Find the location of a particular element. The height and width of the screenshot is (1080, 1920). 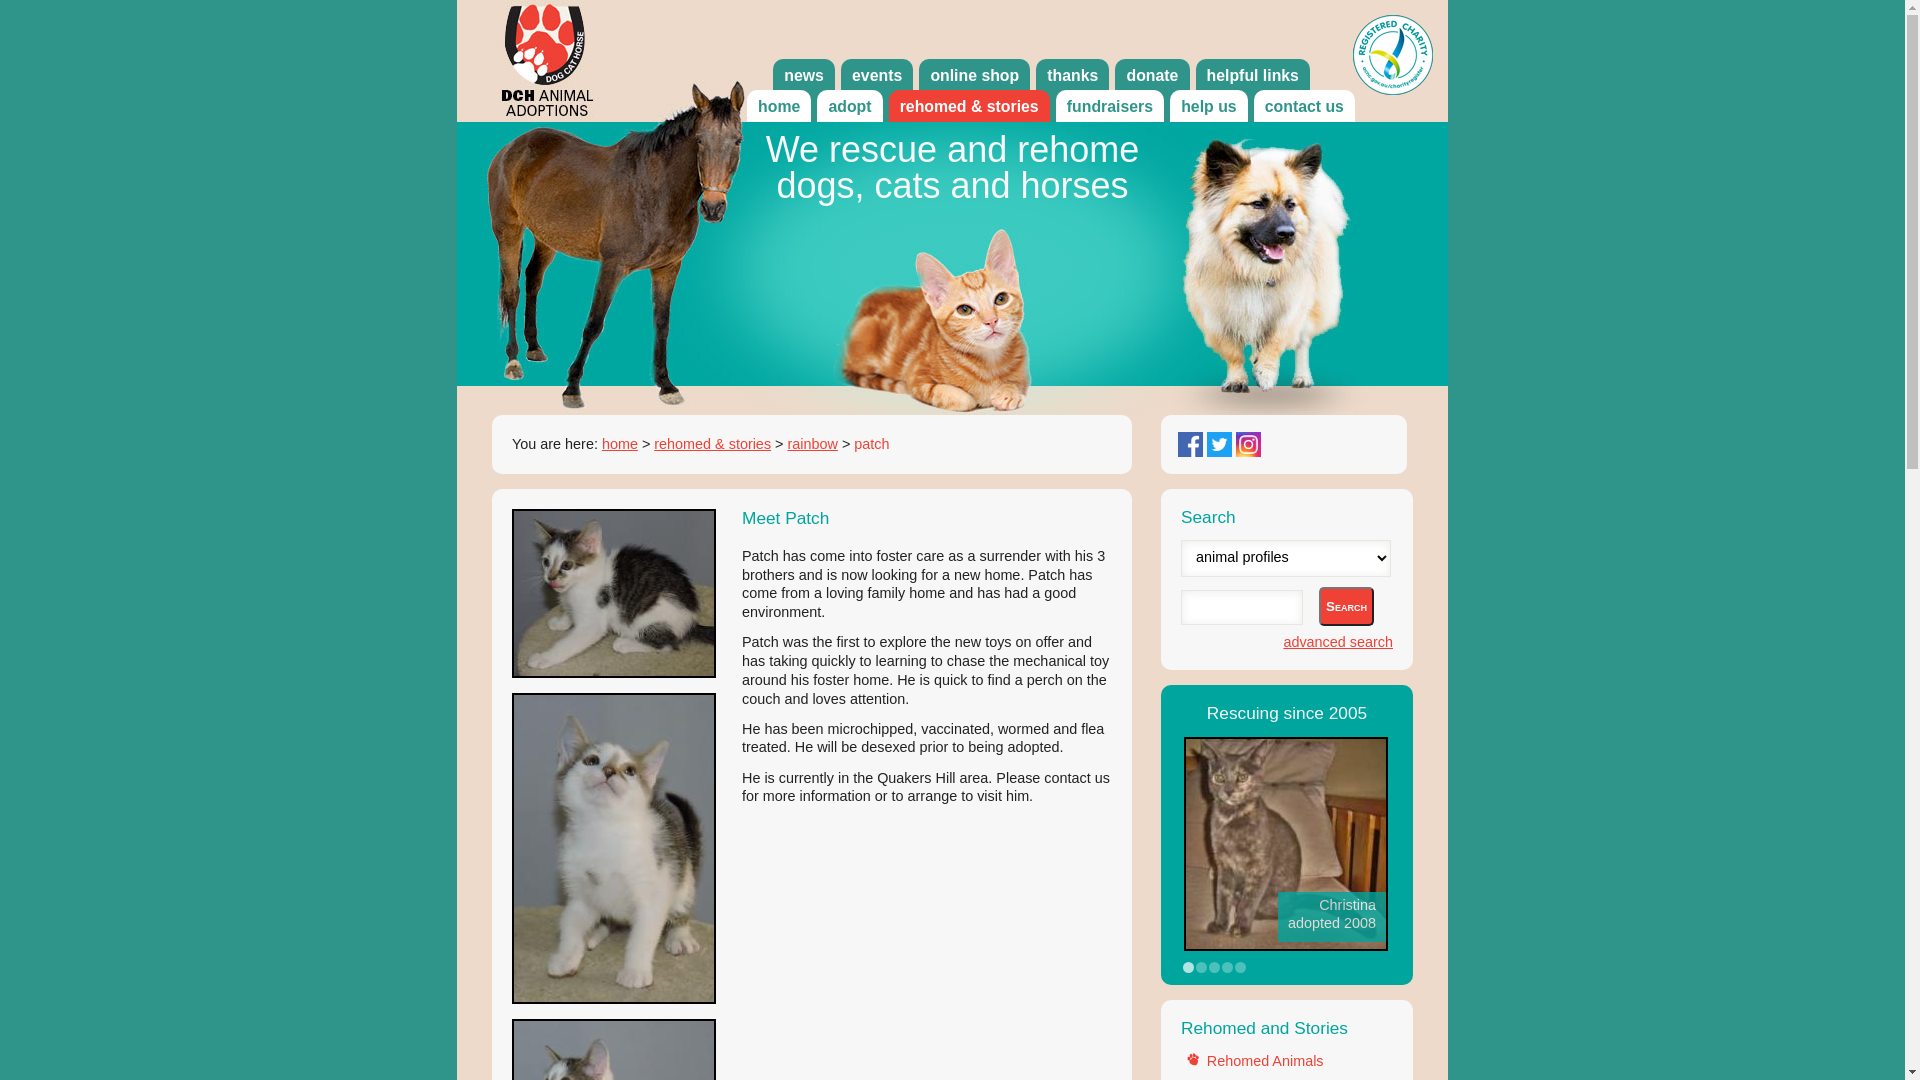

'4077-Patch-picture0' is located at coordinates (613, 592).